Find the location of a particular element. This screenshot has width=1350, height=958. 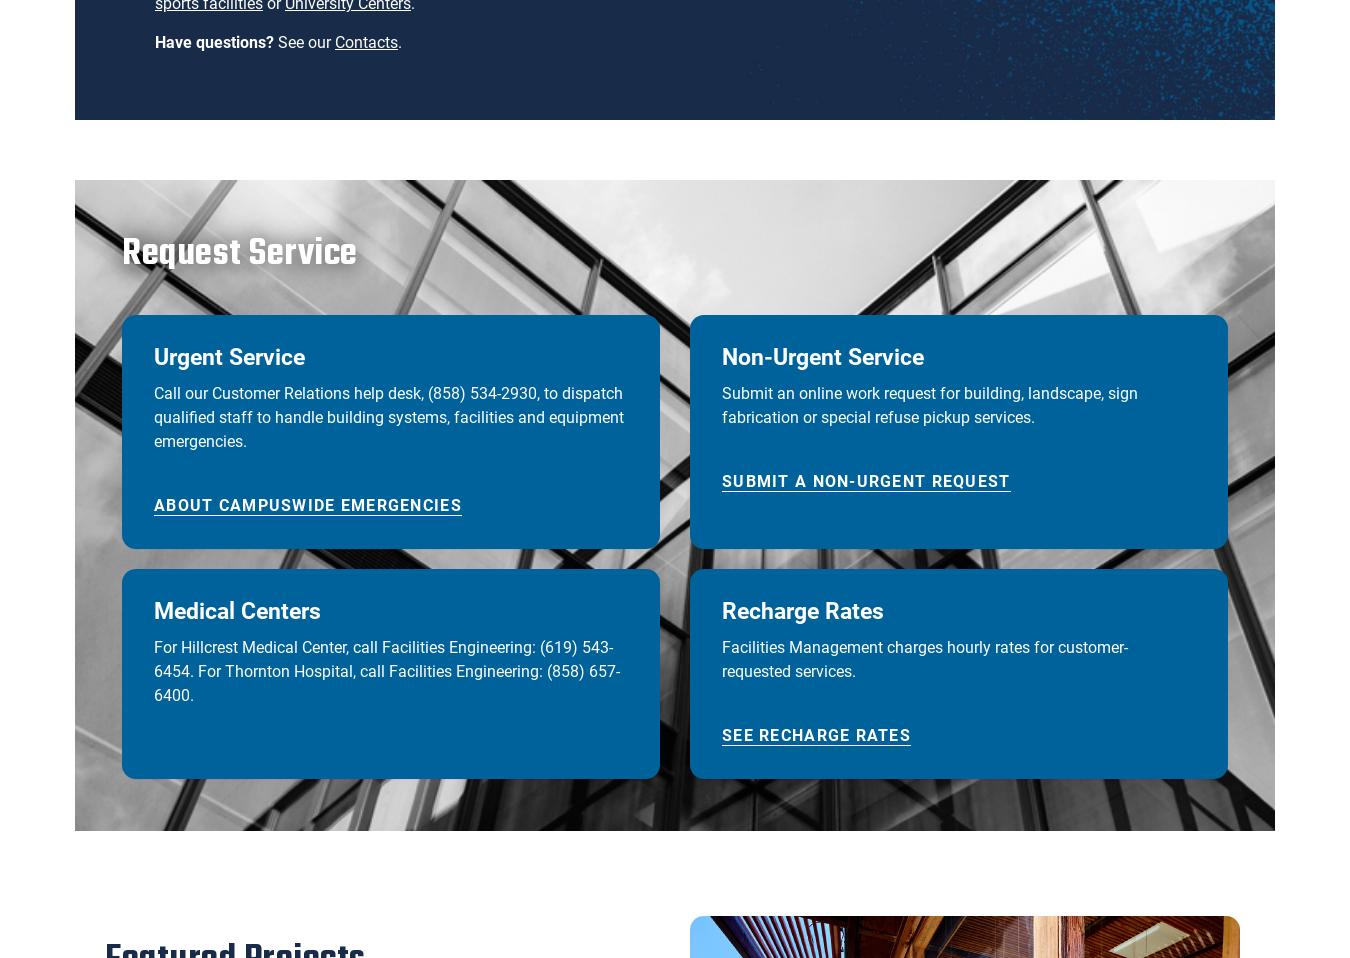

'About Campuswide Emergencies' is located at coordinates (306, 504).